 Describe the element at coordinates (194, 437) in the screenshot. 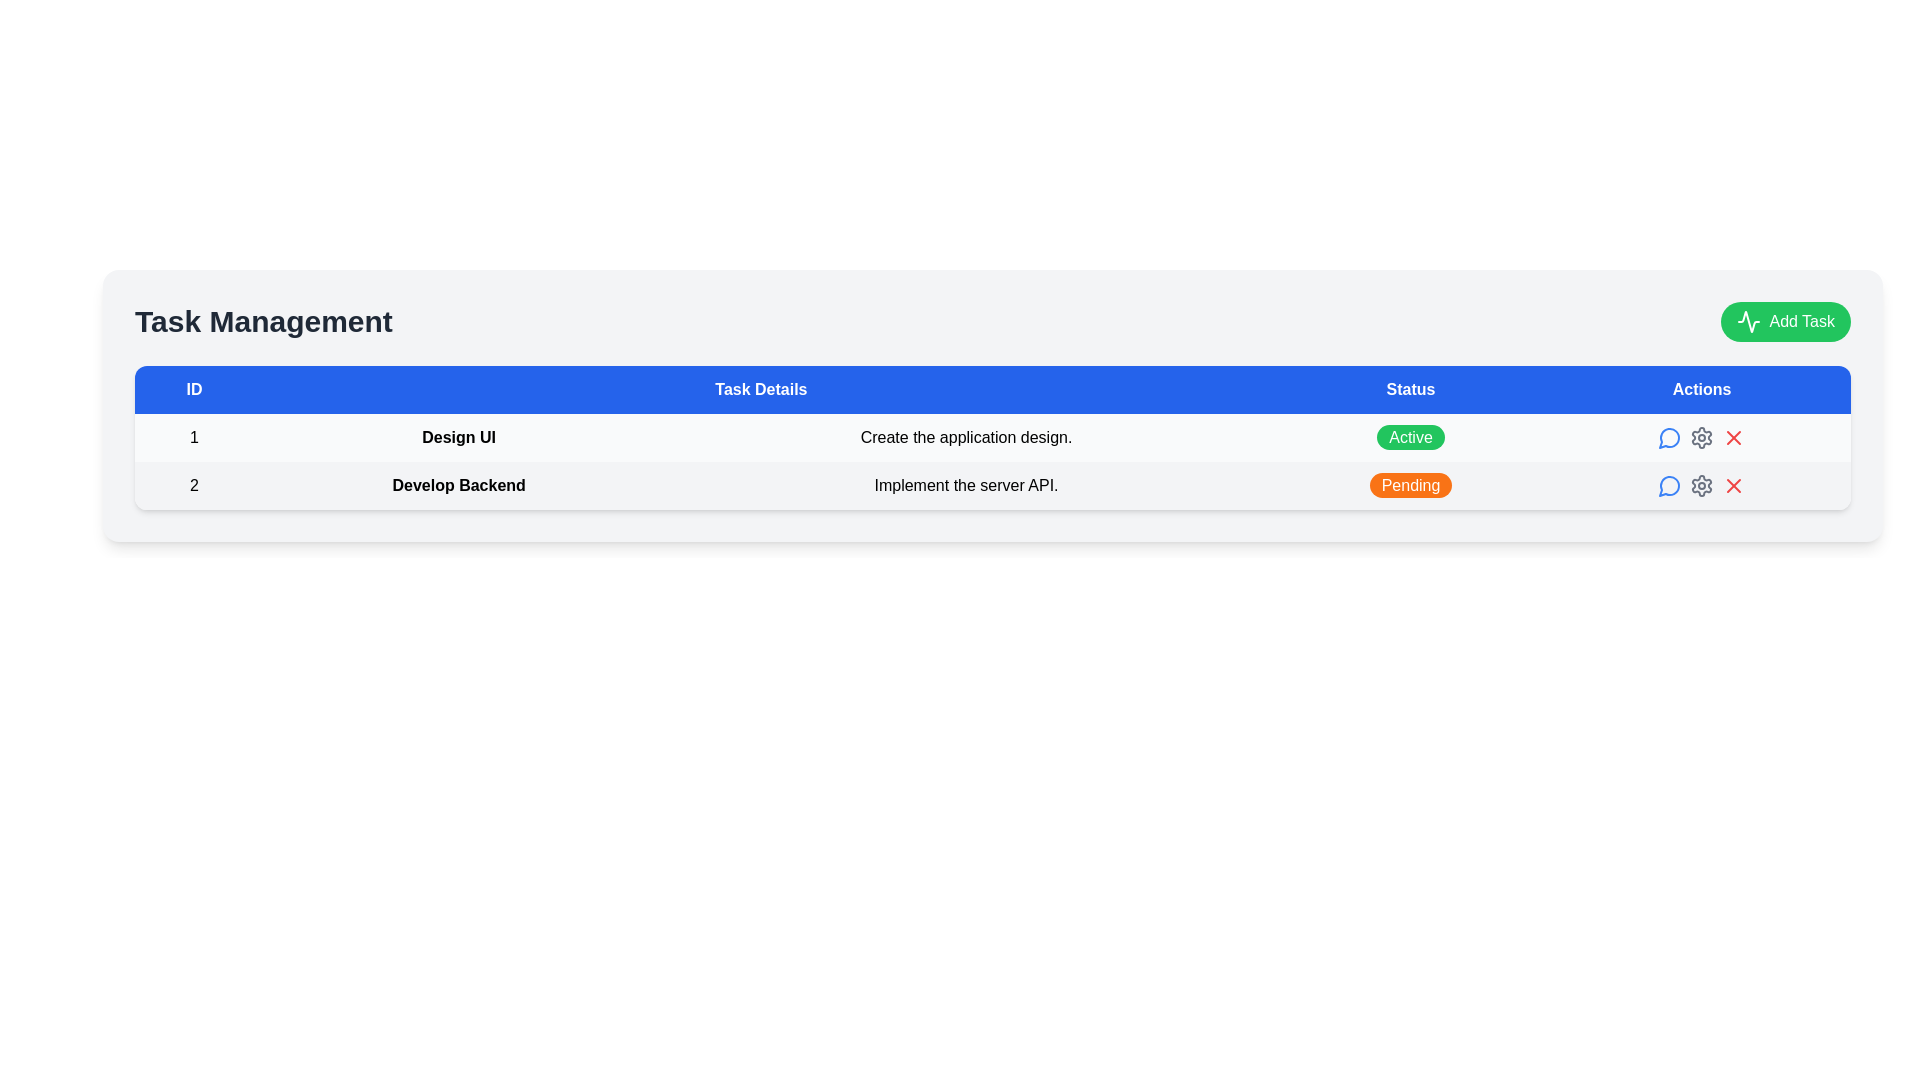

I see `the number '1' displayed in bold font within the leftmost column of the first row of the task management table, under the 'ID' column header` at that location.